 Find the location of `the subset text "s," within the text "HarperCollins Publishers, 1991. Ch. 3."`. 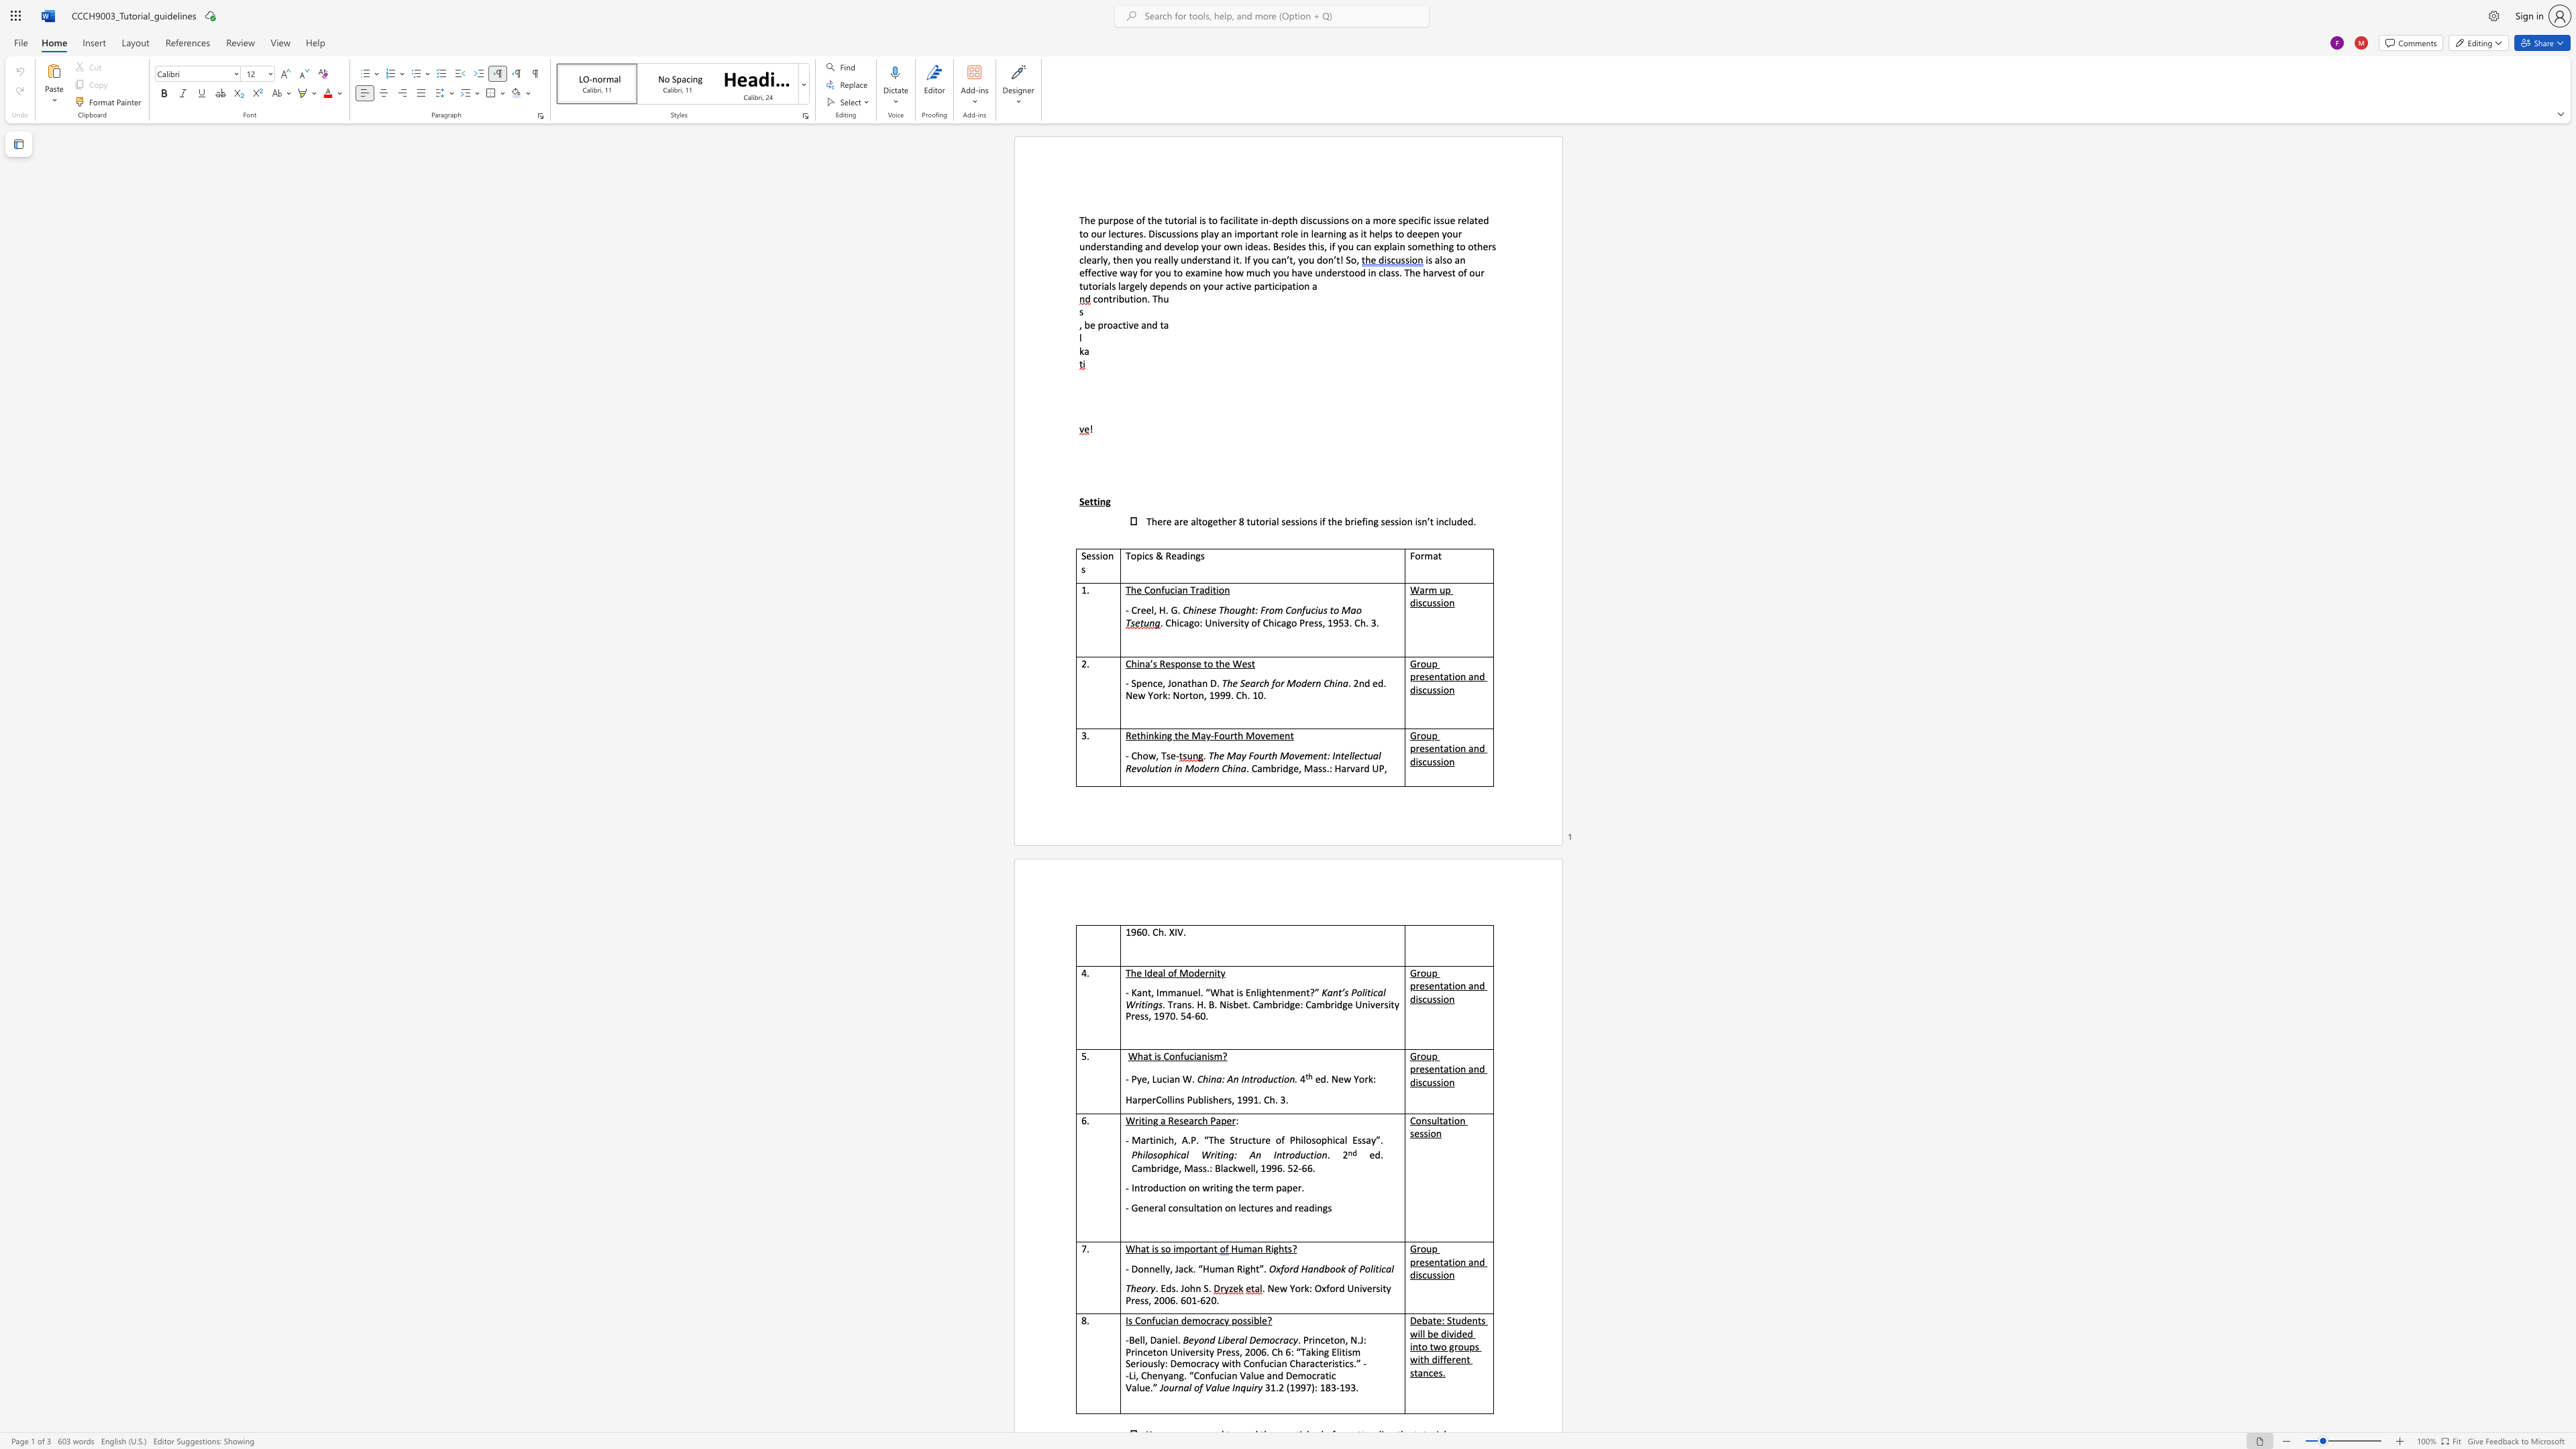

the subset text "s," within the text "HarperCollins Publishers, 1991. Ch. 3." is located at coordinates (1227, 1099).